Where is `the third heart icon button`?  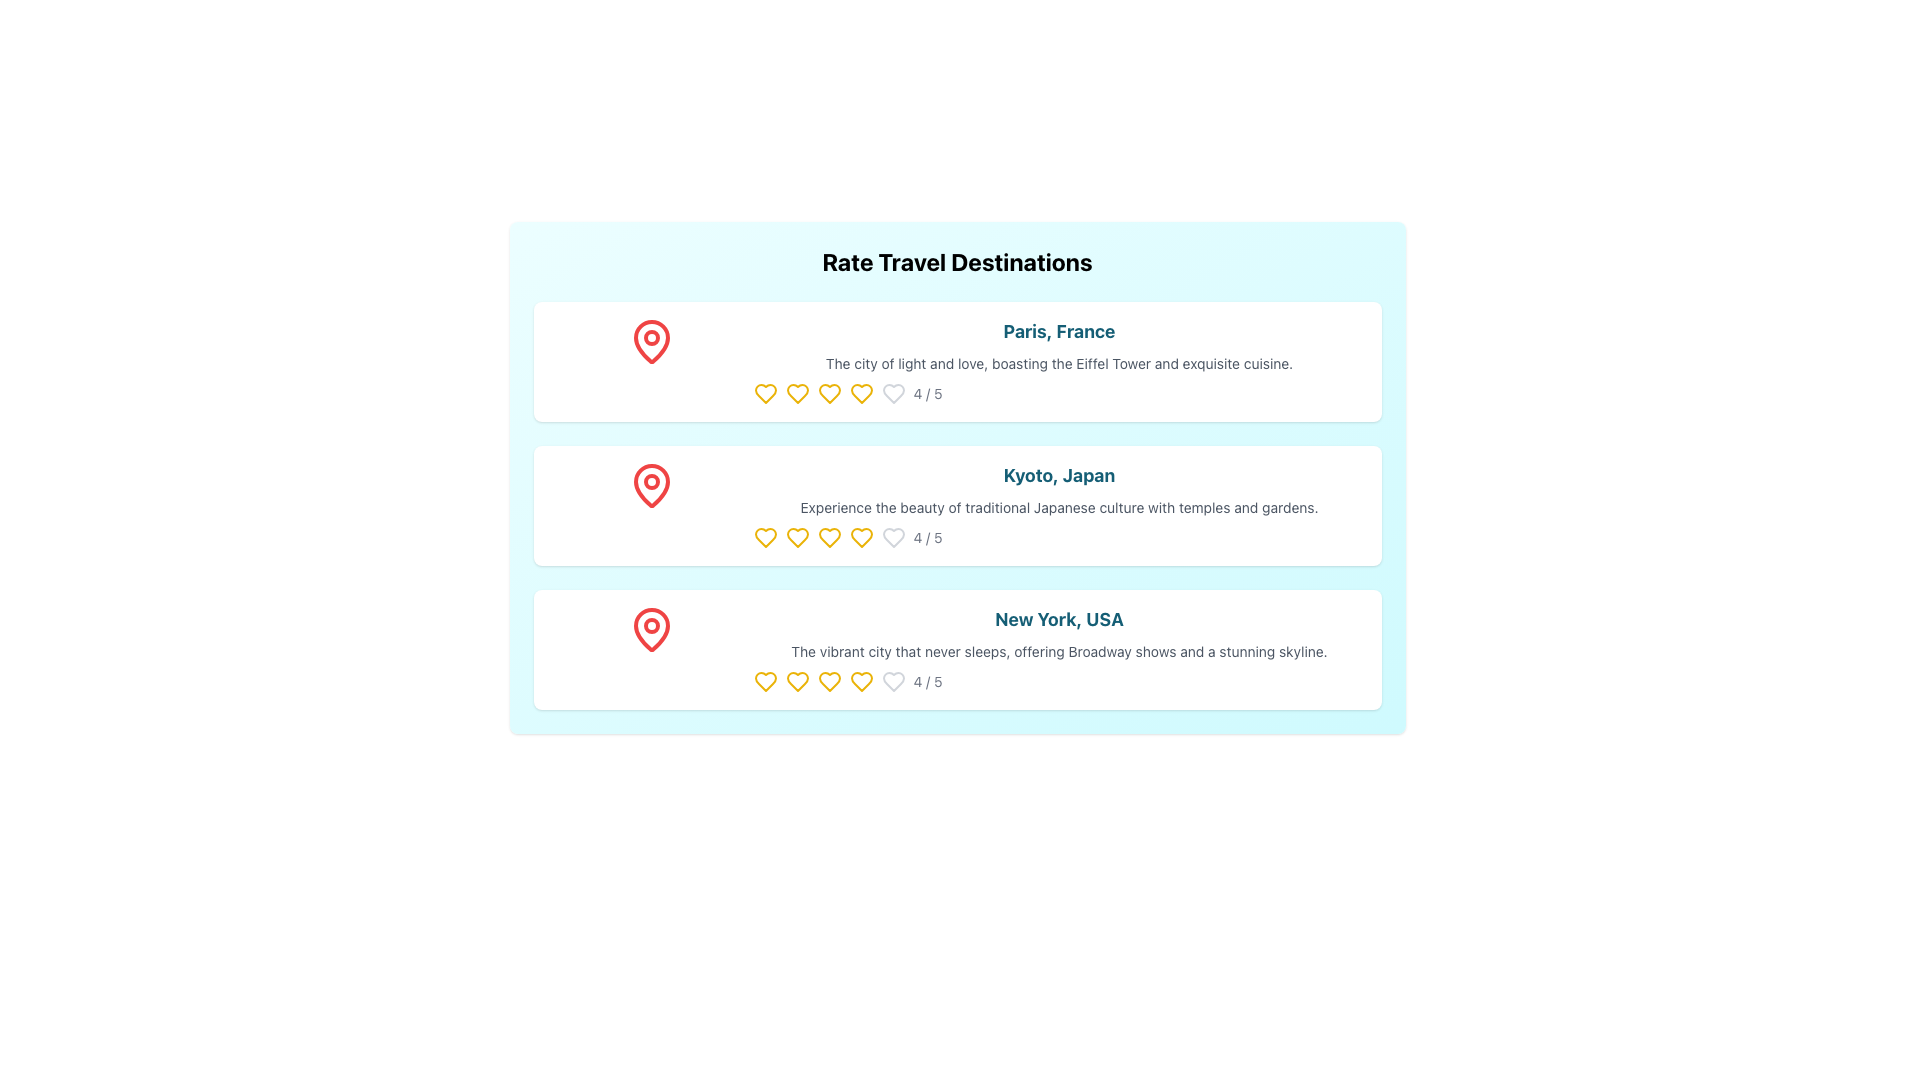
the third heart icon button is located at coordinates (829, 393).